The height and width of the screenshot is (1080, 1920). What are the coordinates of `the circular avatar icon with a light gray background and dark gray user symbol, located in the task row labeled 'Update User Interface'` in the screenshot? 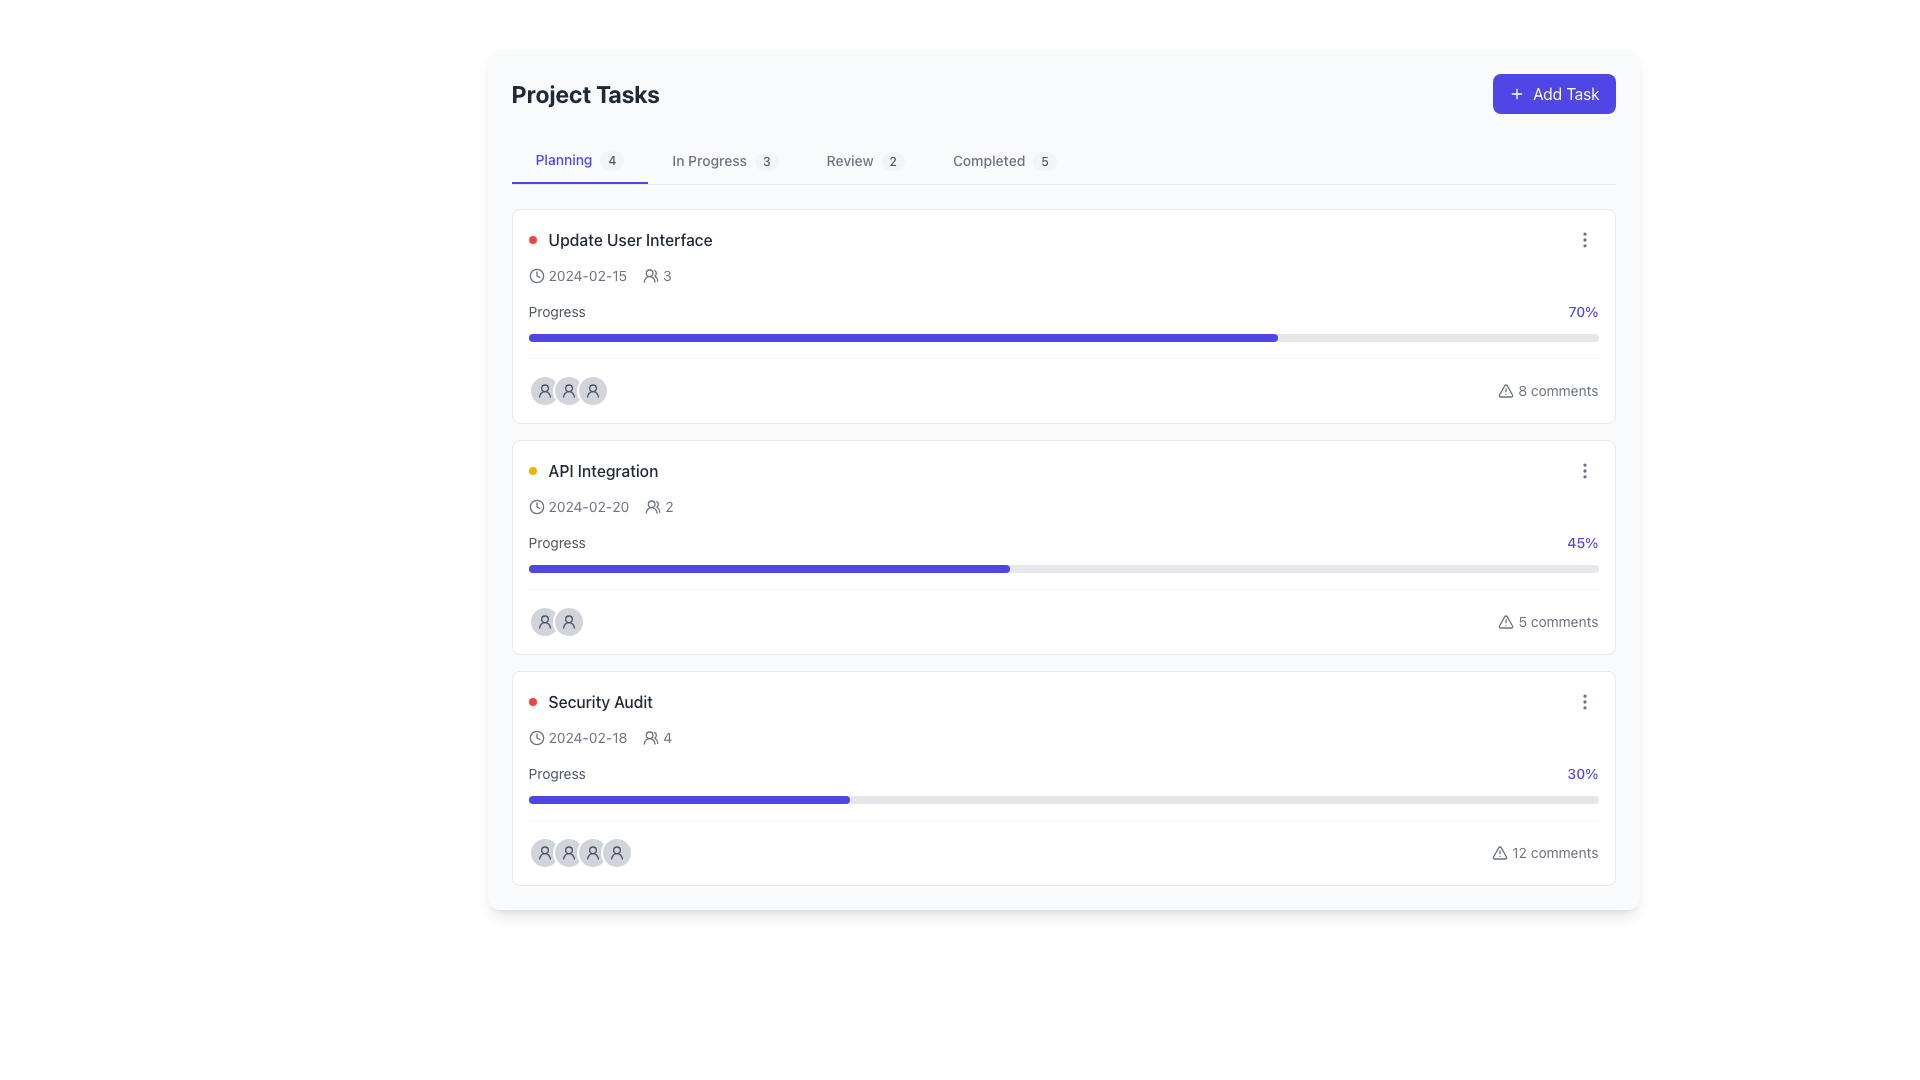 It's located at (591, 390).